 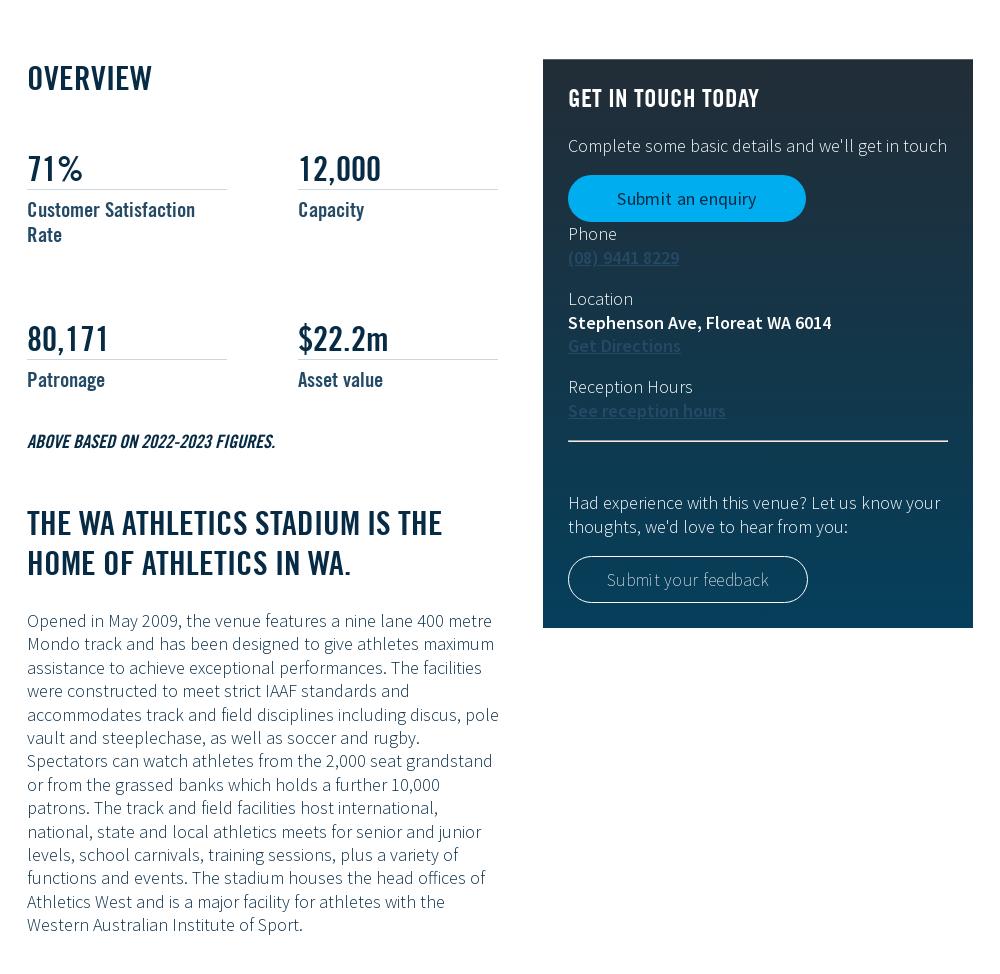 What do you see at coordinates (688, 578) in the screenshot?
I see `'Submit your feedback'` at bounding box center [688, 578].